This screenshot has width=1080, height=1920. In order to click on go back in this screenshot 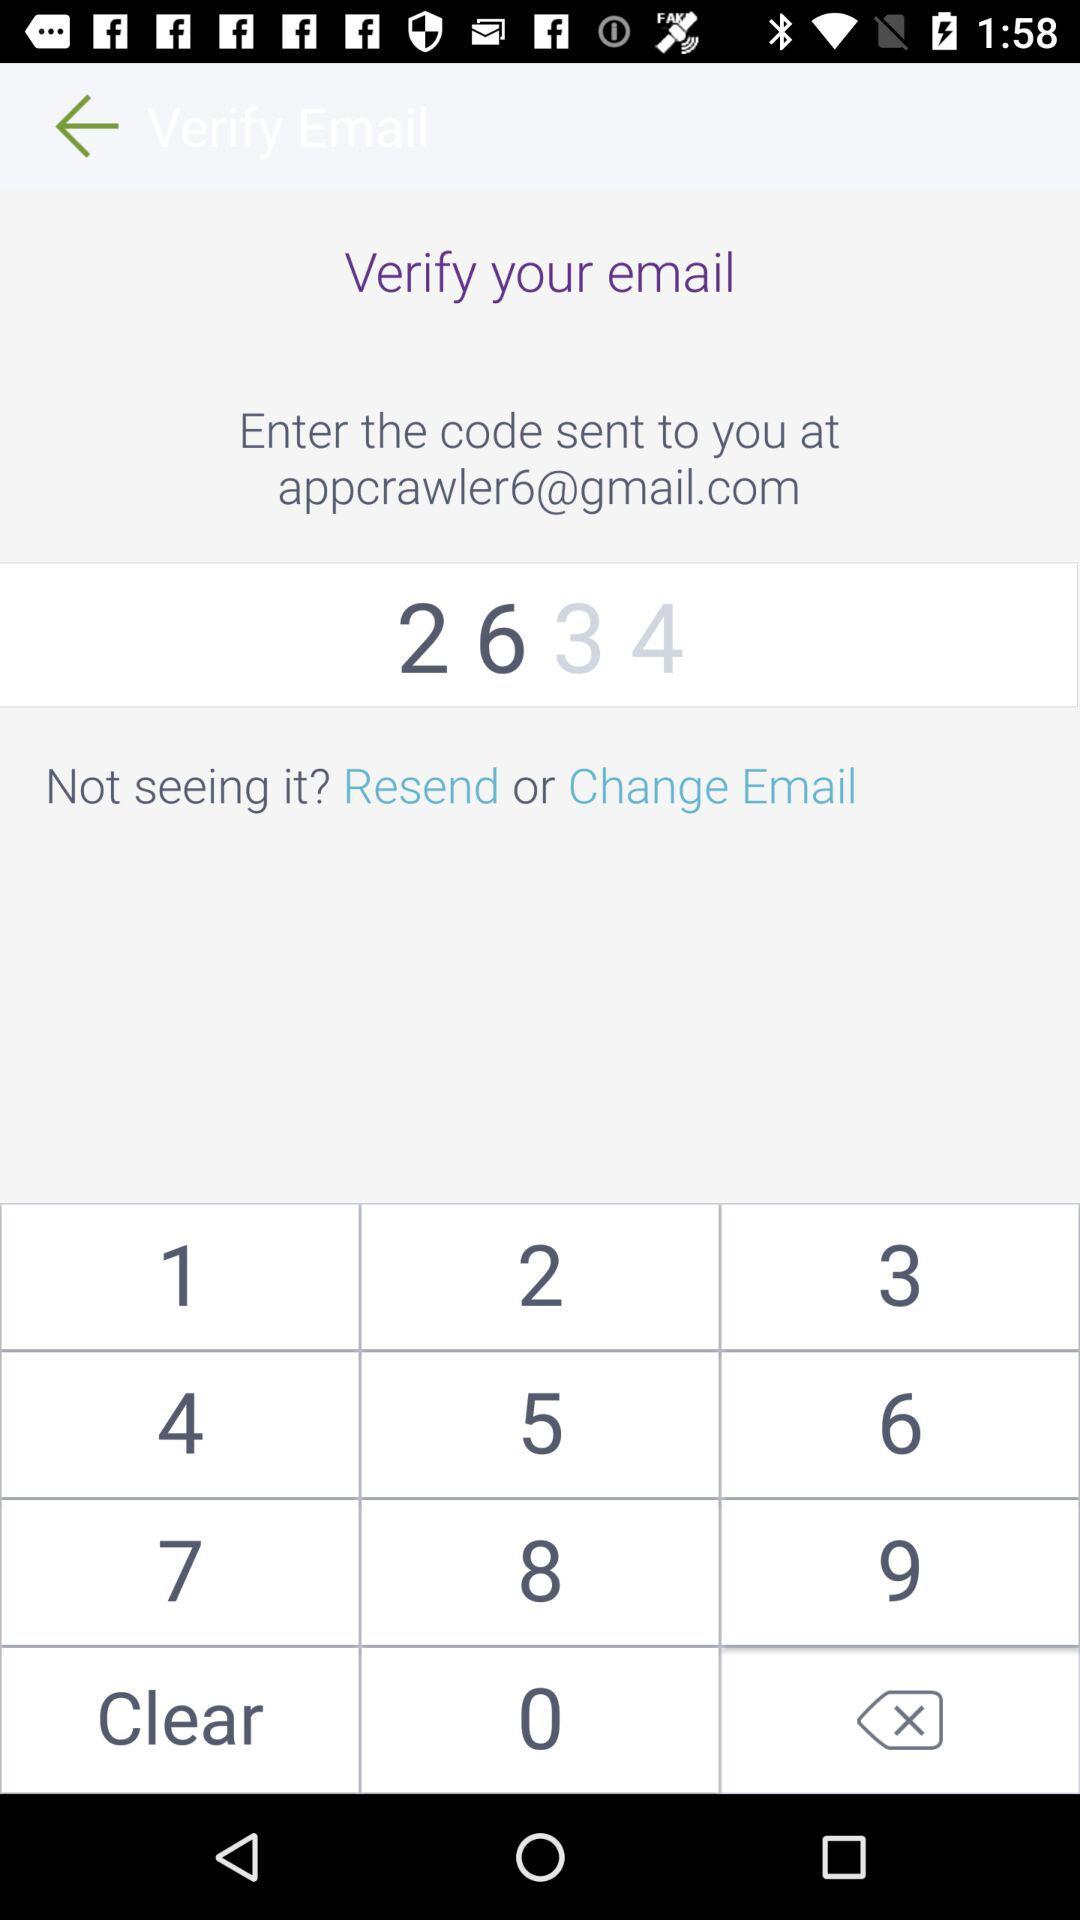, I will do `click(898, 1719)`.